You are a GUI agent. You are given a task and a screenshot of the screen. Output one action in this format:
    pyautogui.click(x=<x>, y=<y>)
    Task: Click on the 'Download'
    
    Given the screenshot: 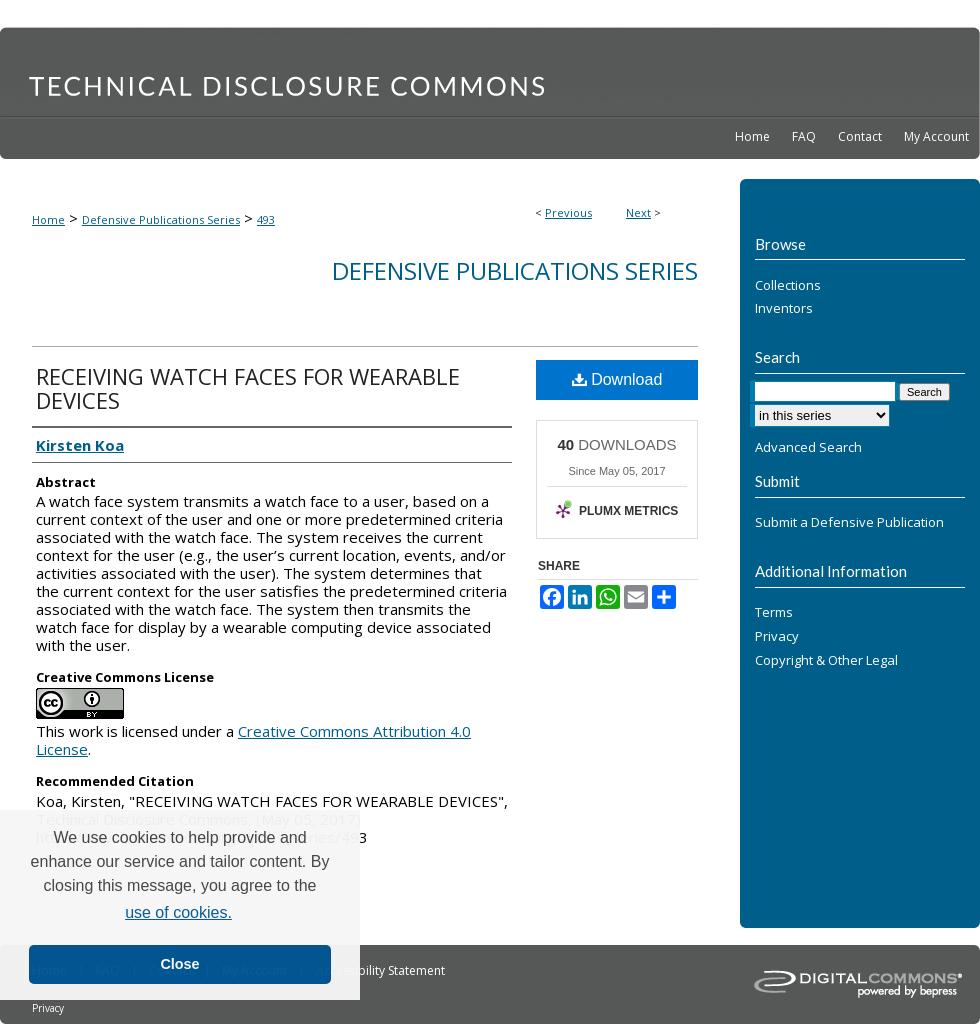 What is the action you would take?
    pyautogui.click(x=586, y=378)
    